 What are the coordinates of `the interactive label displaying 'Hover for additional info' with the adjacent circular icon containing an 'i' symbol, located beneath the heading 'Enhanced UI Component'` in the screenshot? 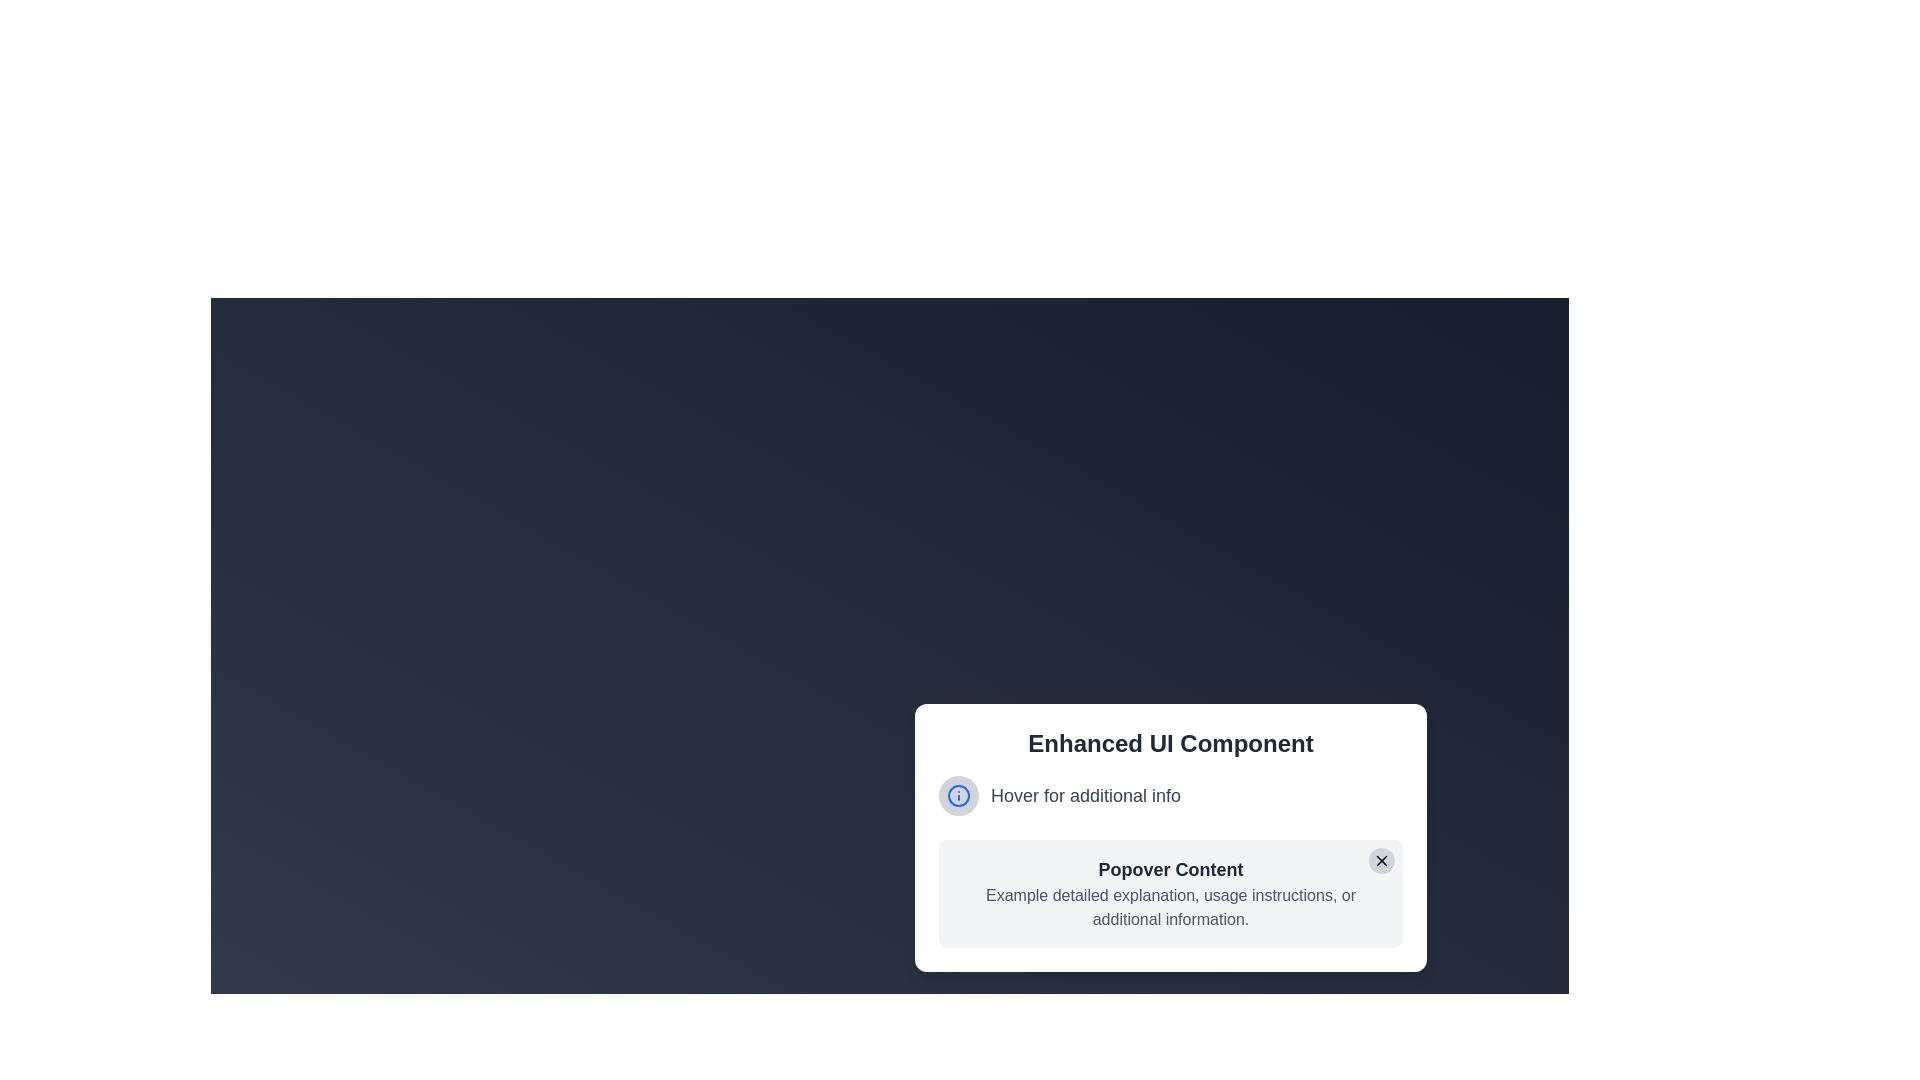 It's located at (1171, 794).